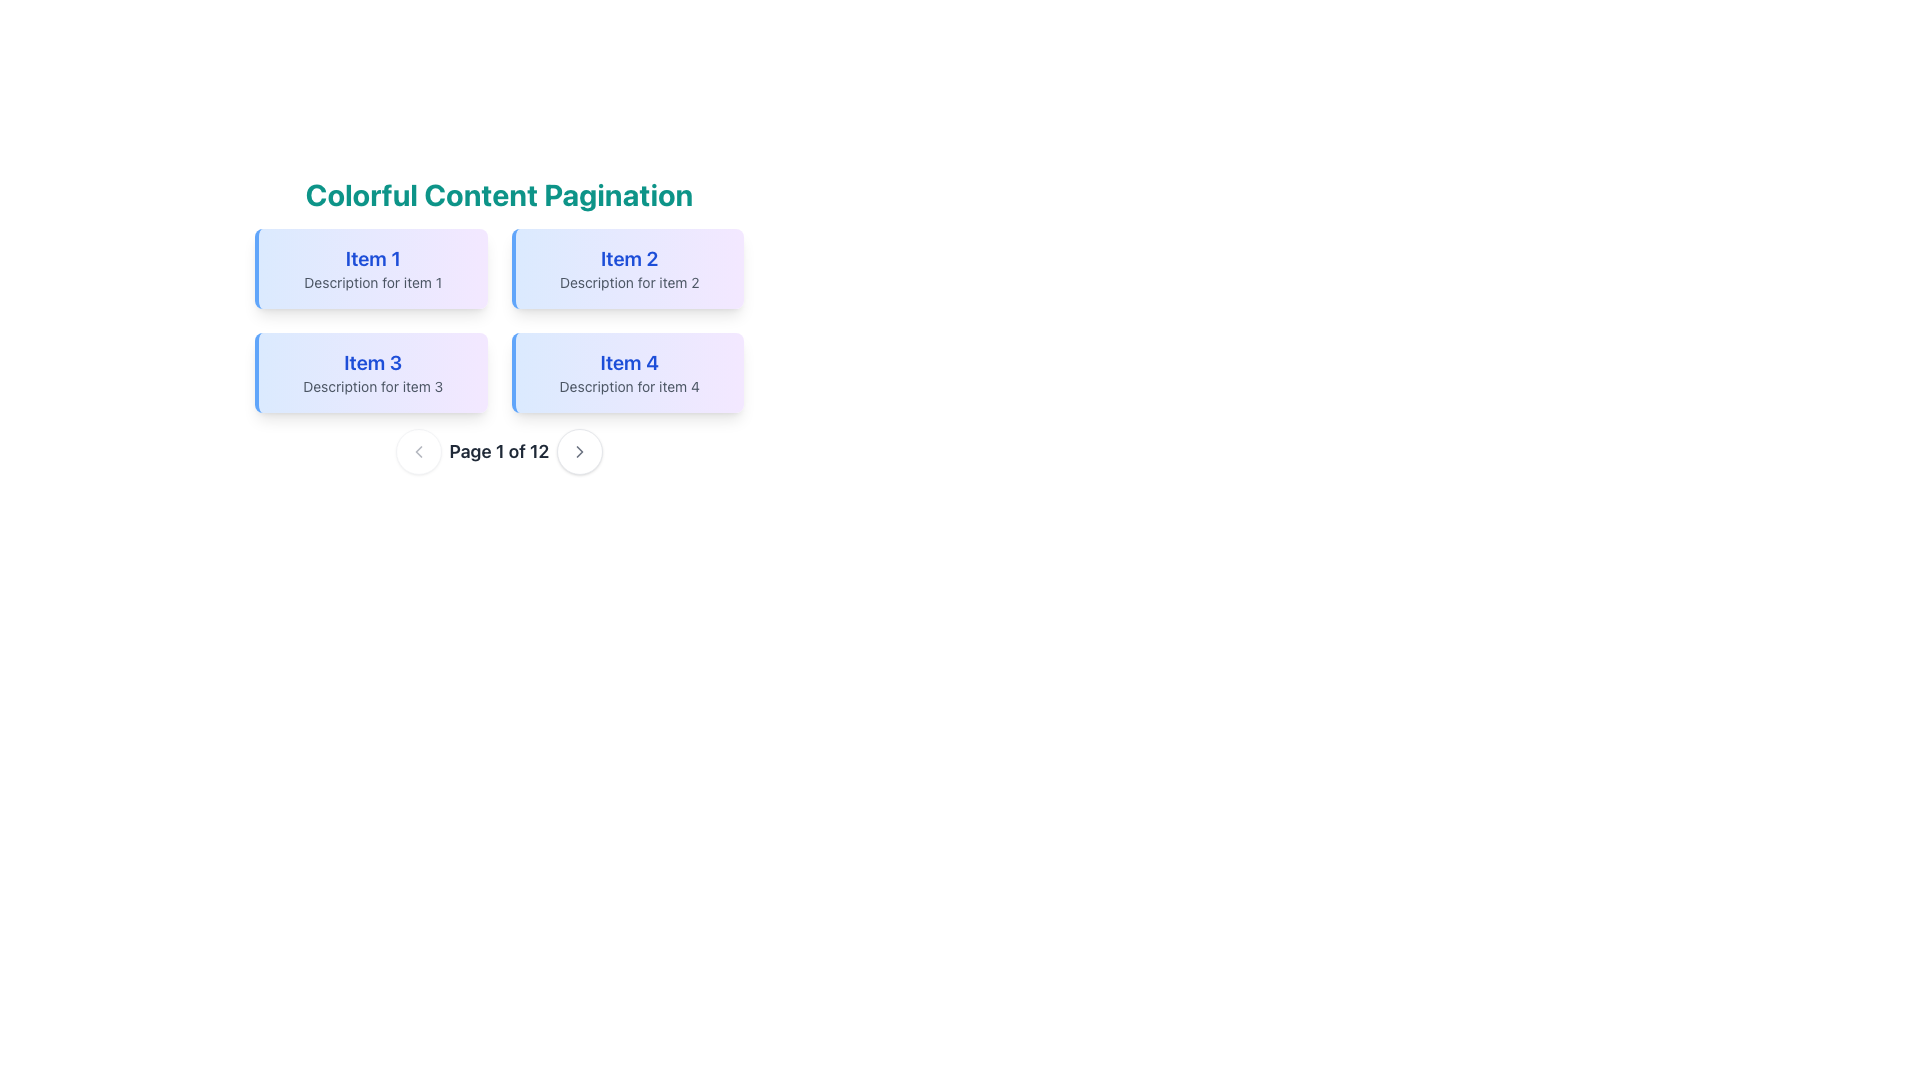  What do you see at coordinates (417, 451) in the screenshot?
I see `the pagination button that allows navigation to the previous page, located to the left of 'Page 1 of 12'` at bounding box center [417, 451].